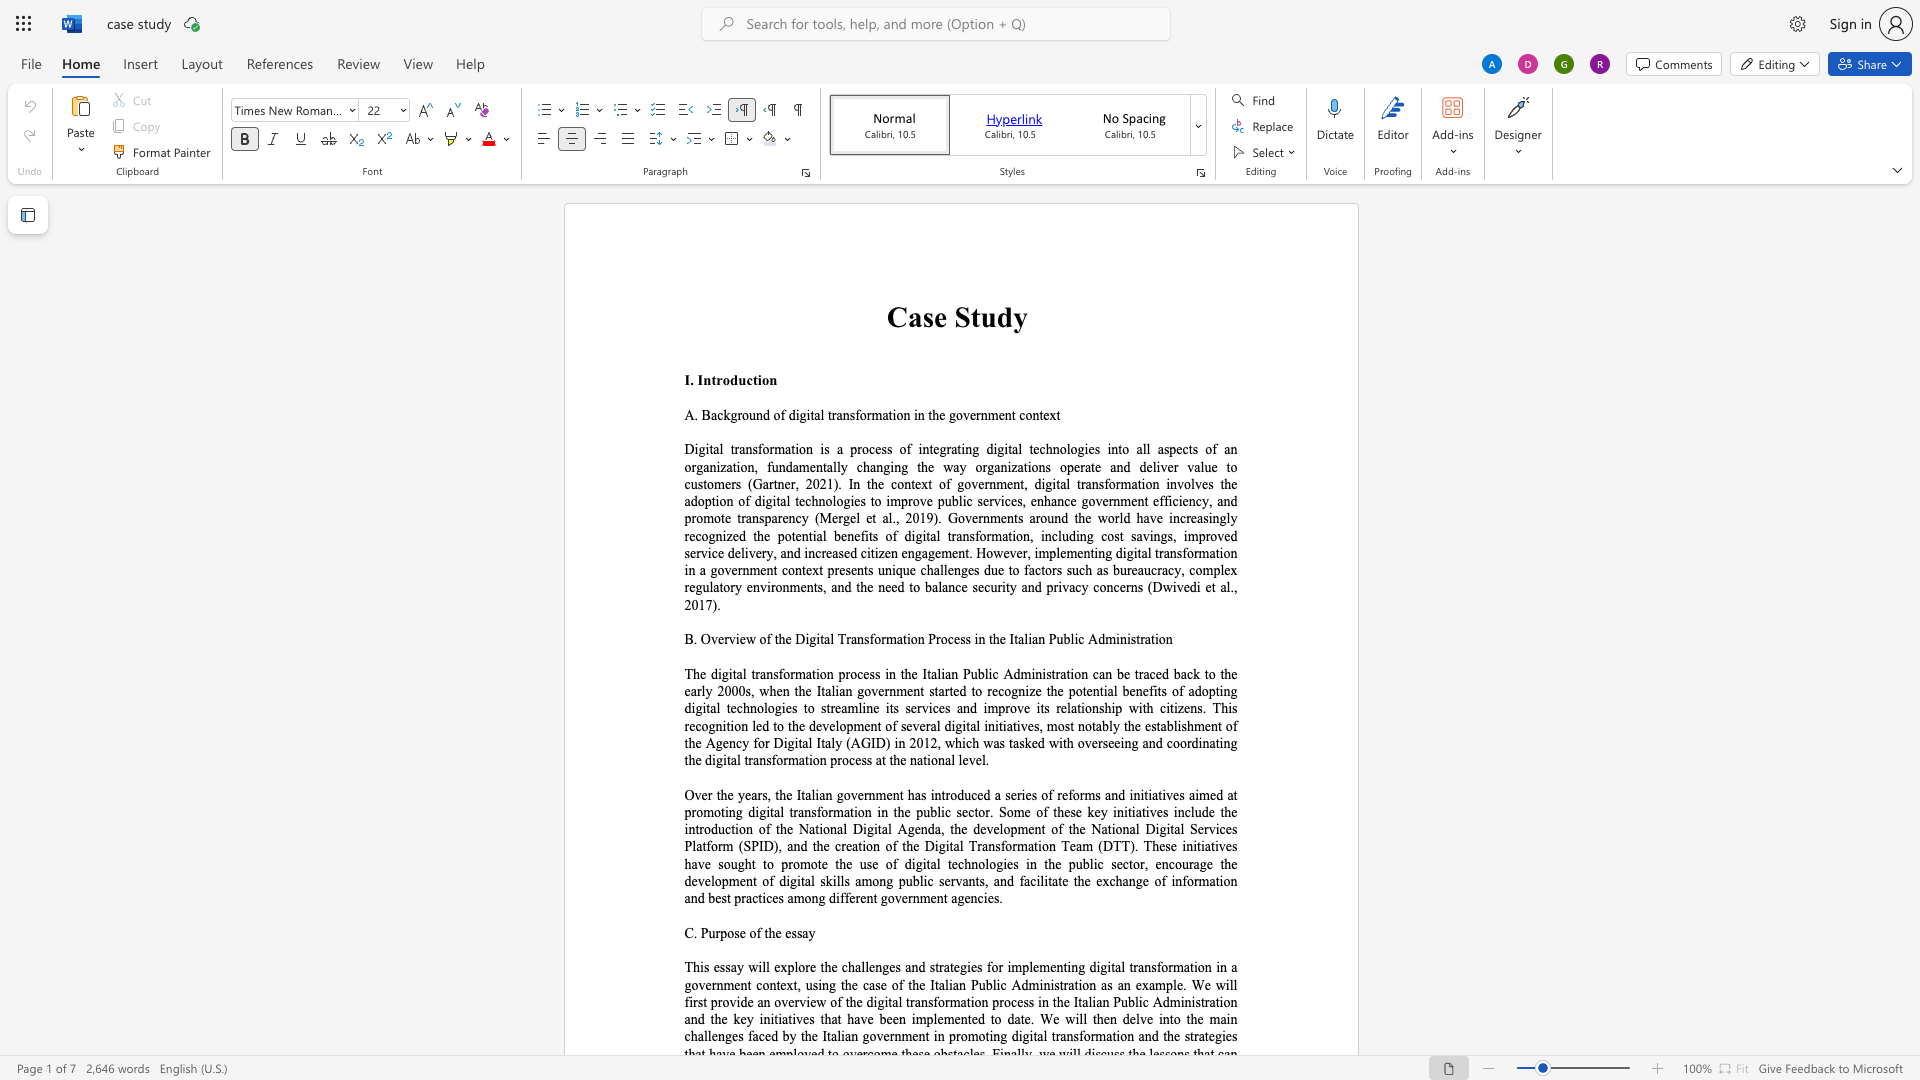 The height and width of the screenshot is (1080, 1920). Describe the element at coordinates (1012, 315) in the screenshot. I see `the space between the continuous character "d" and "y" in the text` at that location.